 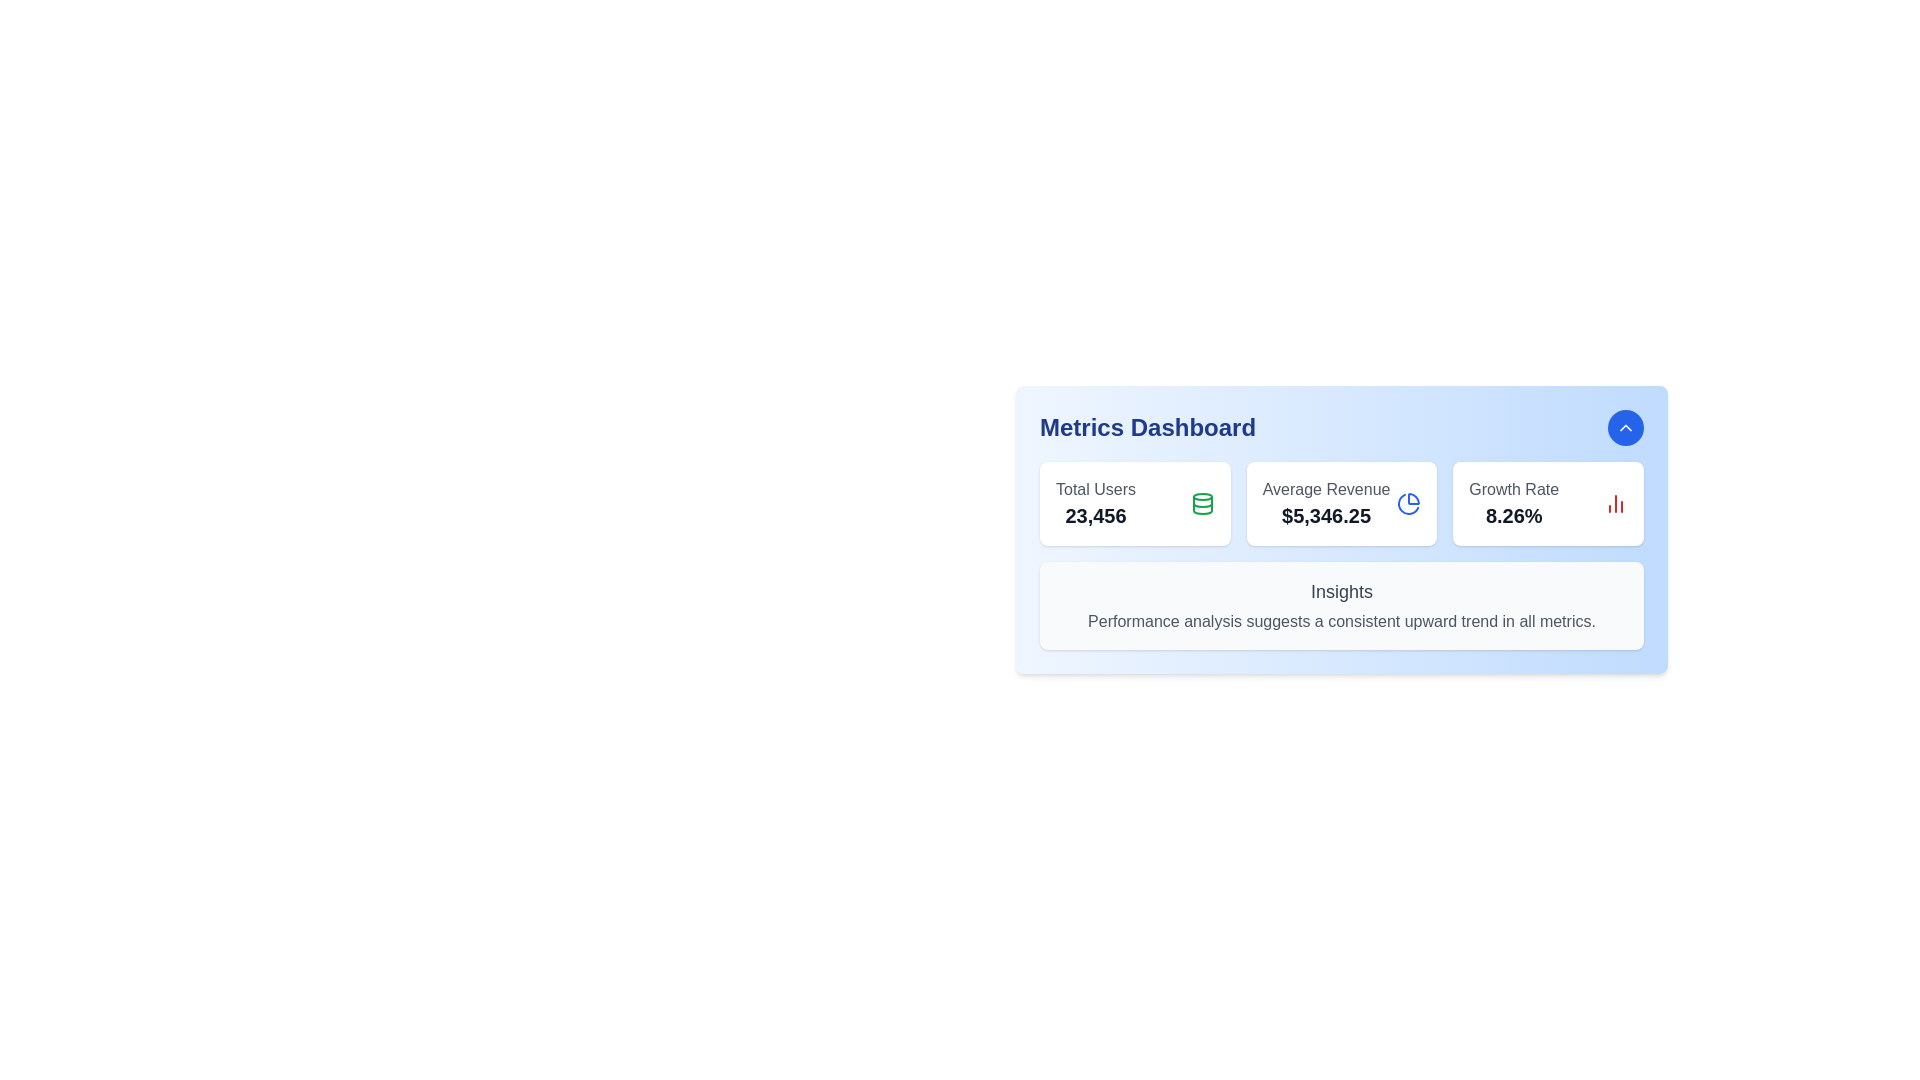 What do you see at coordinates (1094, 489) in the screenshot?
I see `the static text label displaying 'Total Users' in gray font, located in the 'Metrics Dashboard' section above the number '23,456'` at bounding box center [1094, 489].